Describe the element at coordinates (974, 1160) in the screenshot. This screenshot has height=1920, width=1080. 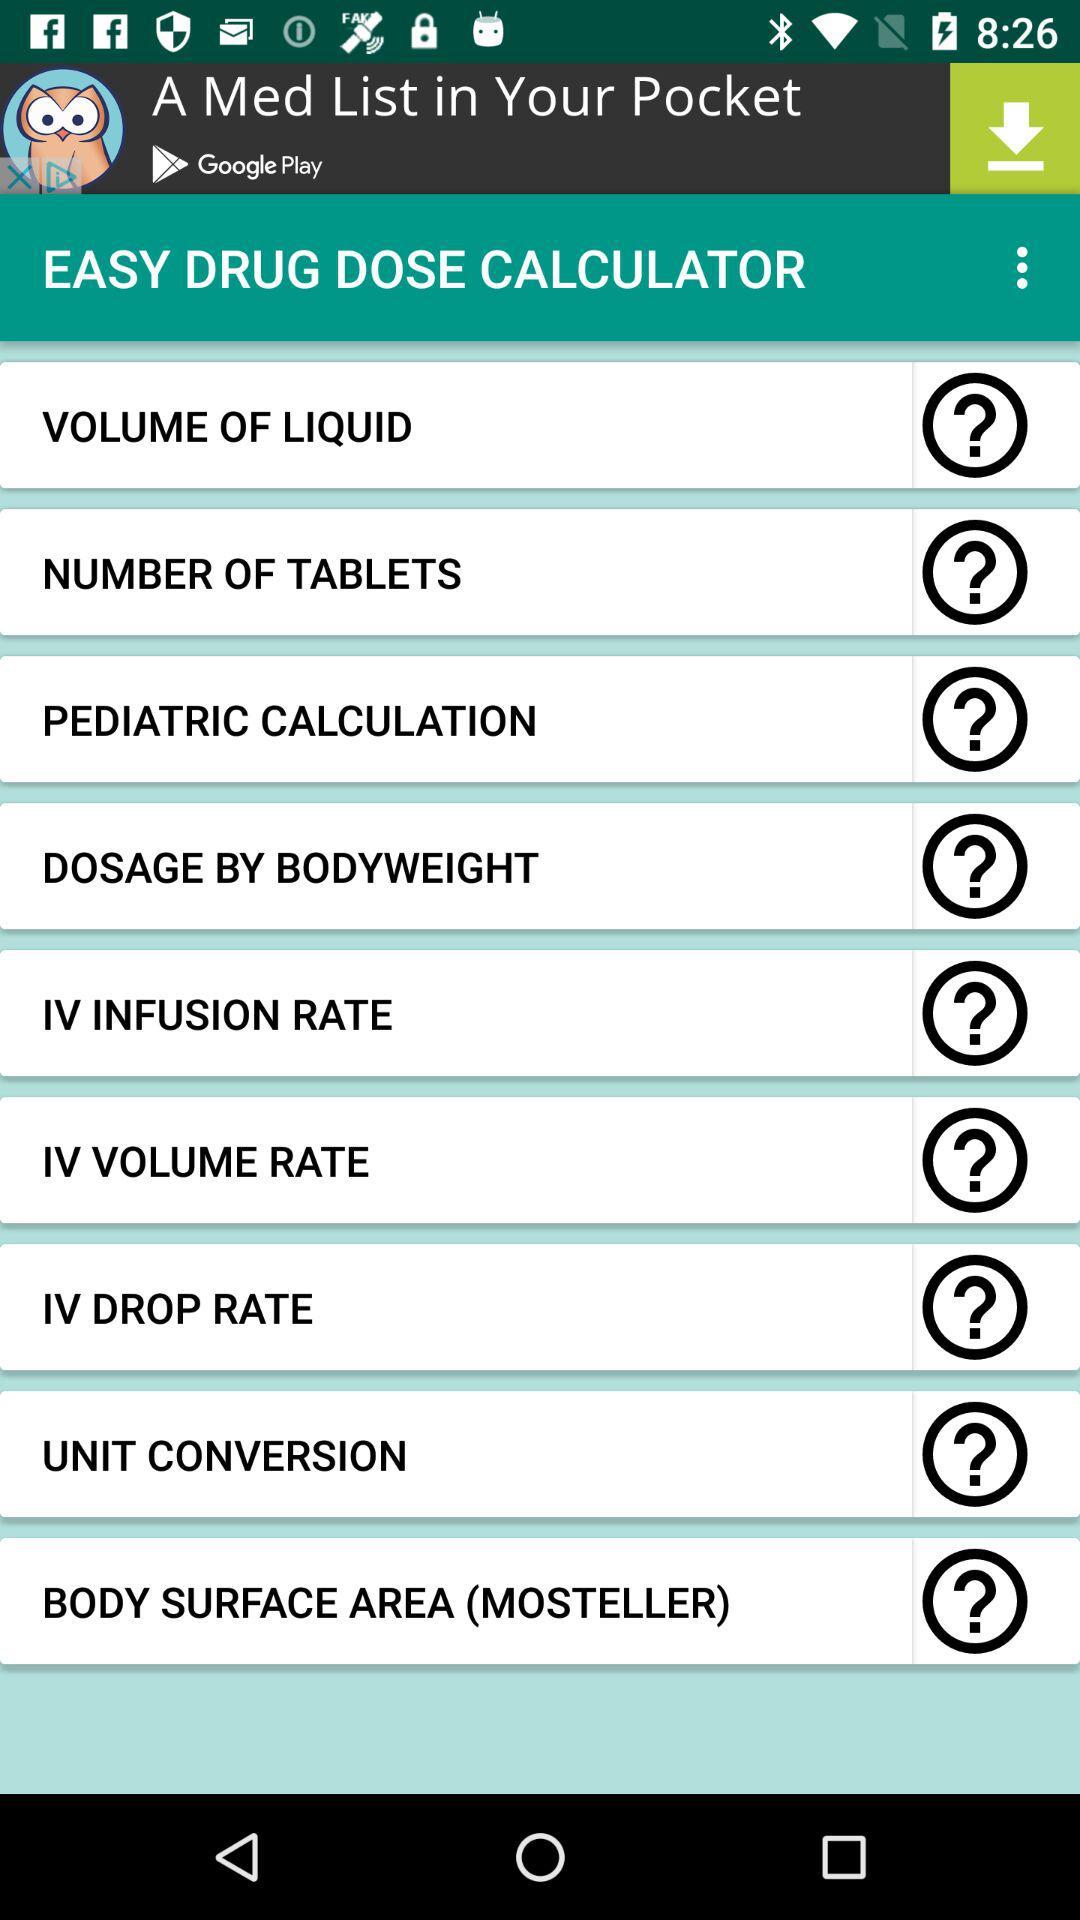
I see `more information` at that location.